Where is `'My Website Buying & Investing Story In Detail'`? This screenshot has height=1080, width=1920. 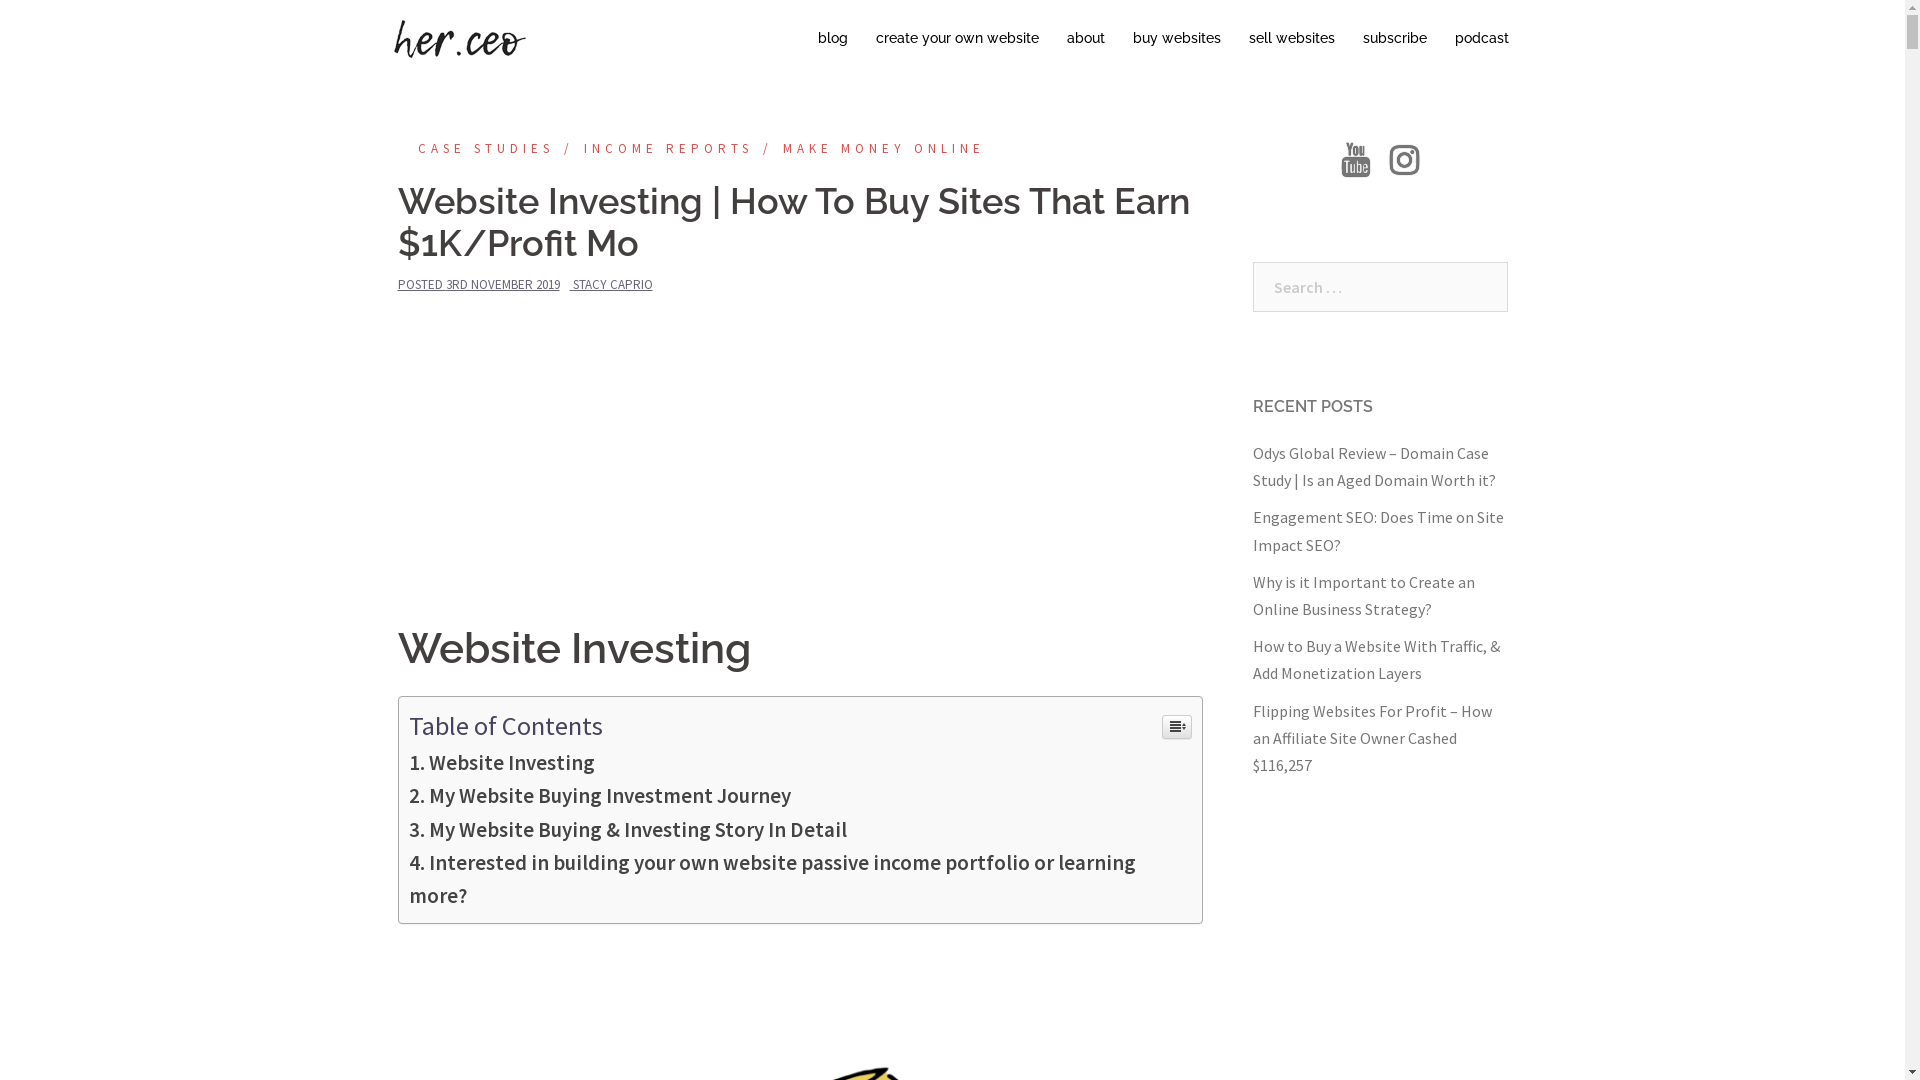
'My Website Buying & Investing Story In Detail' is located at coordinates (626, 829).